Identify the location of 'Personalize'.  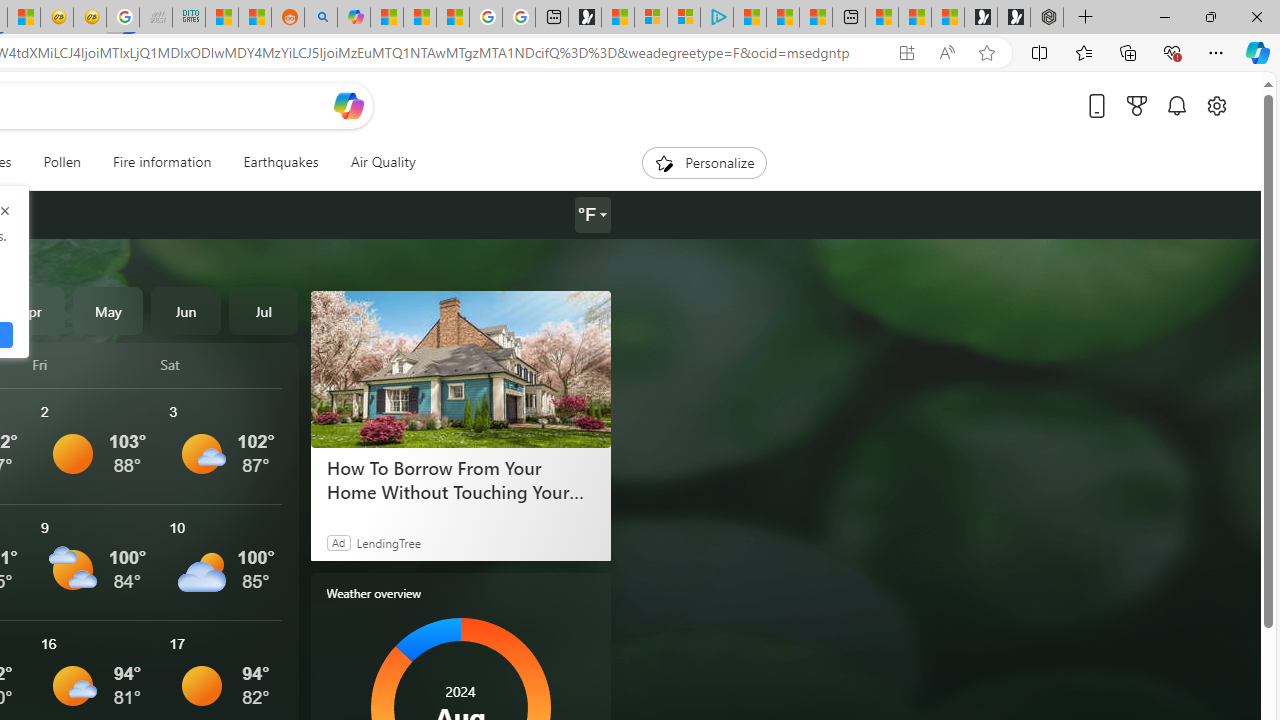
(704, 162).